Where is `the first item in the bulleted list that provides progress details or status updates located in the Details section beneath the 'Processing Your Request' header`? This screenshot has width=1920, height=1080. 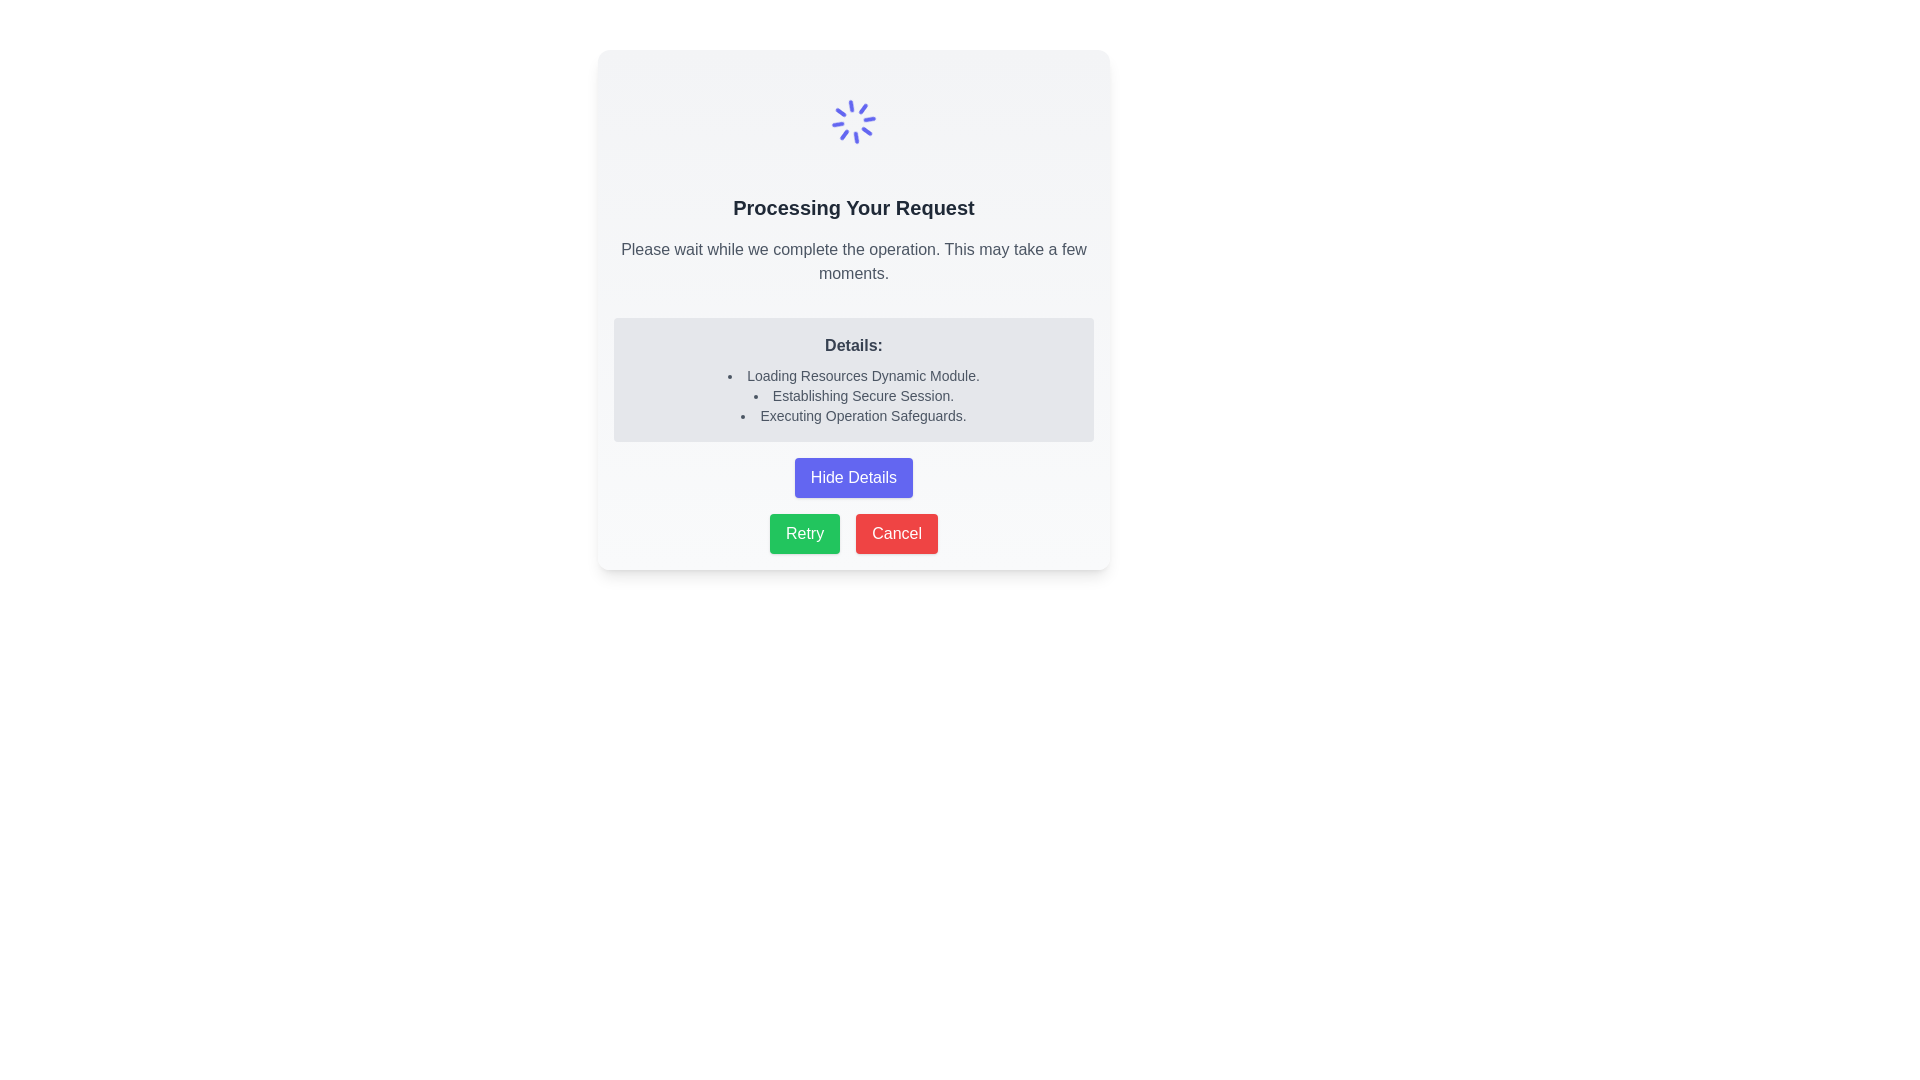 the first item in the bulleted list that provides progress details or status updates located in the Details section beneath the 'Processing Your Request' header is located at coordinates (854, 375).